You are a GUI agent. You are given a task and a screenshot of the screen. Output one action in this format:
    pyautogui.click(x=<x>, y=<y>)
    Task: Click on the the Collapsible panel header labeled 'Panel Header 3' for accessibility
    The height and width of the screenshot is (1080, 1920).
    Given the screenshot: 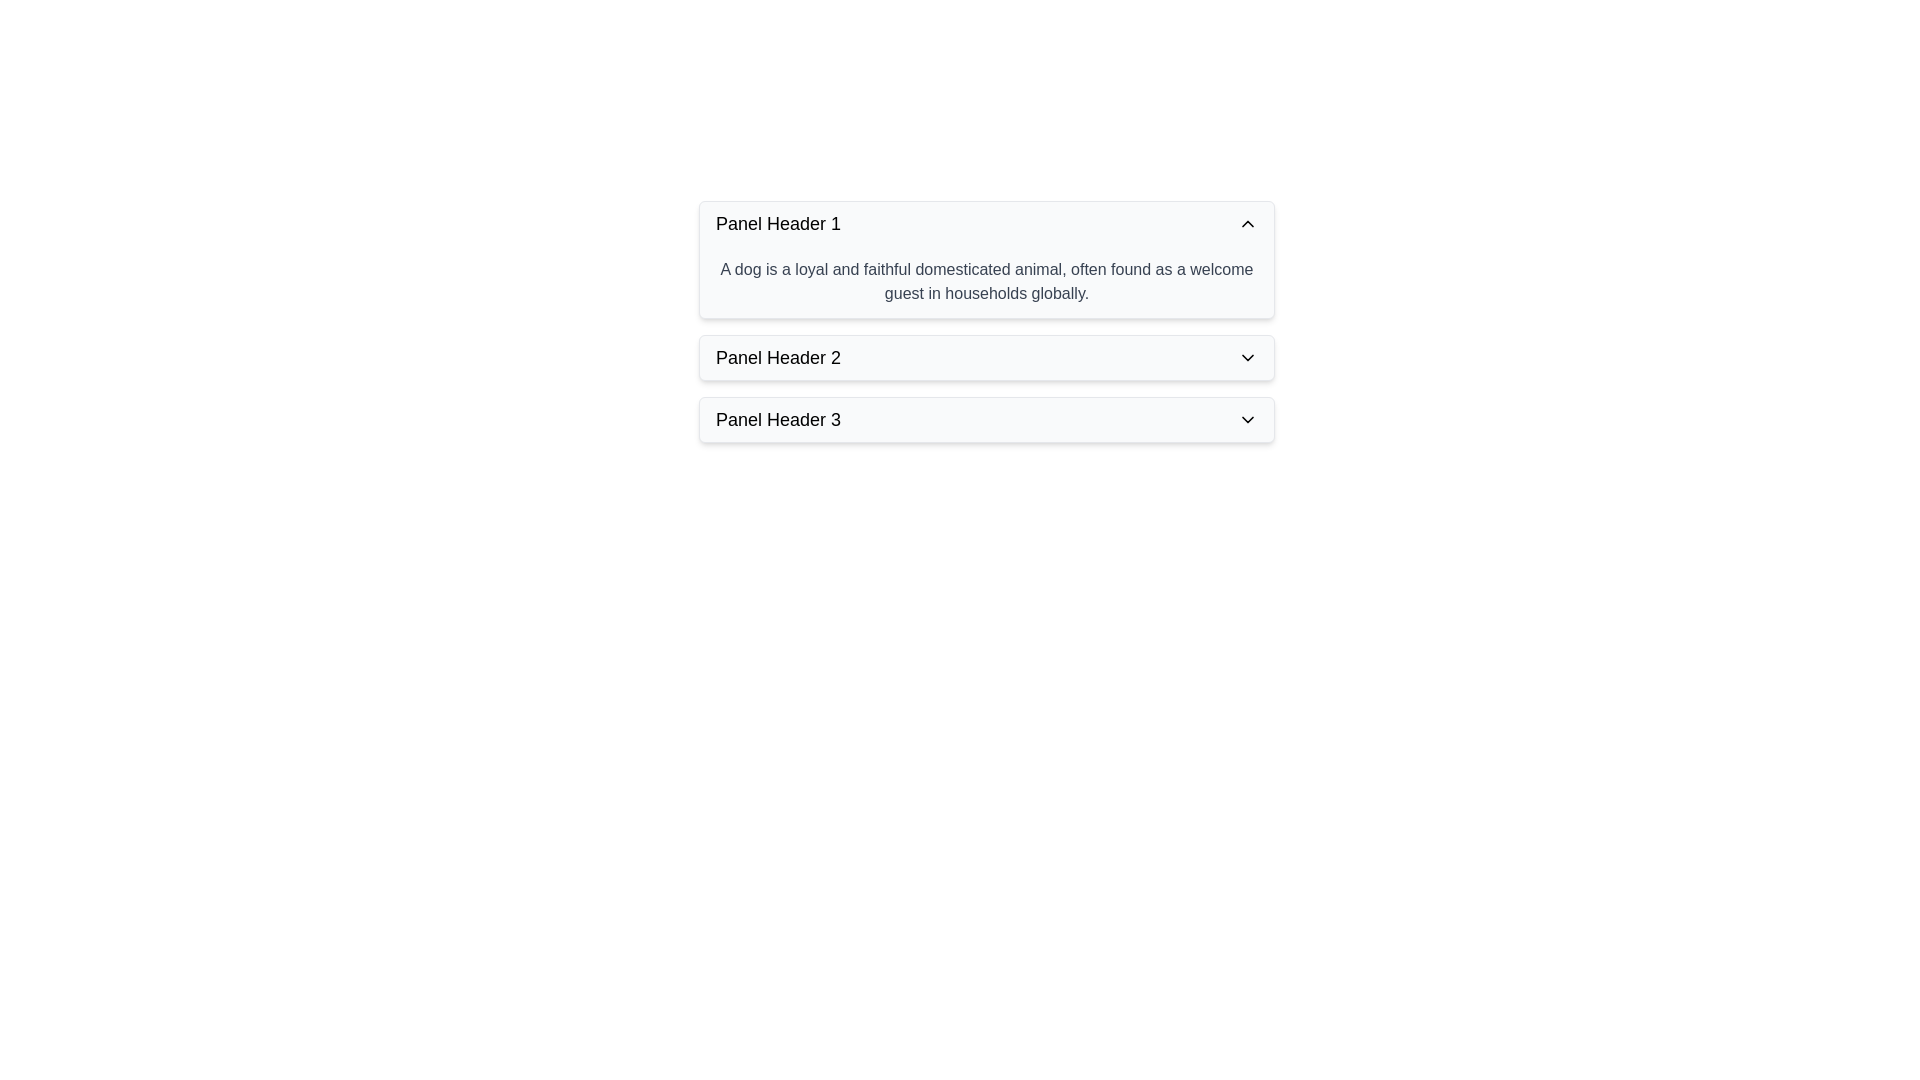 What is the action you would take?
    pyautogui.click(x=987, y=419)
    